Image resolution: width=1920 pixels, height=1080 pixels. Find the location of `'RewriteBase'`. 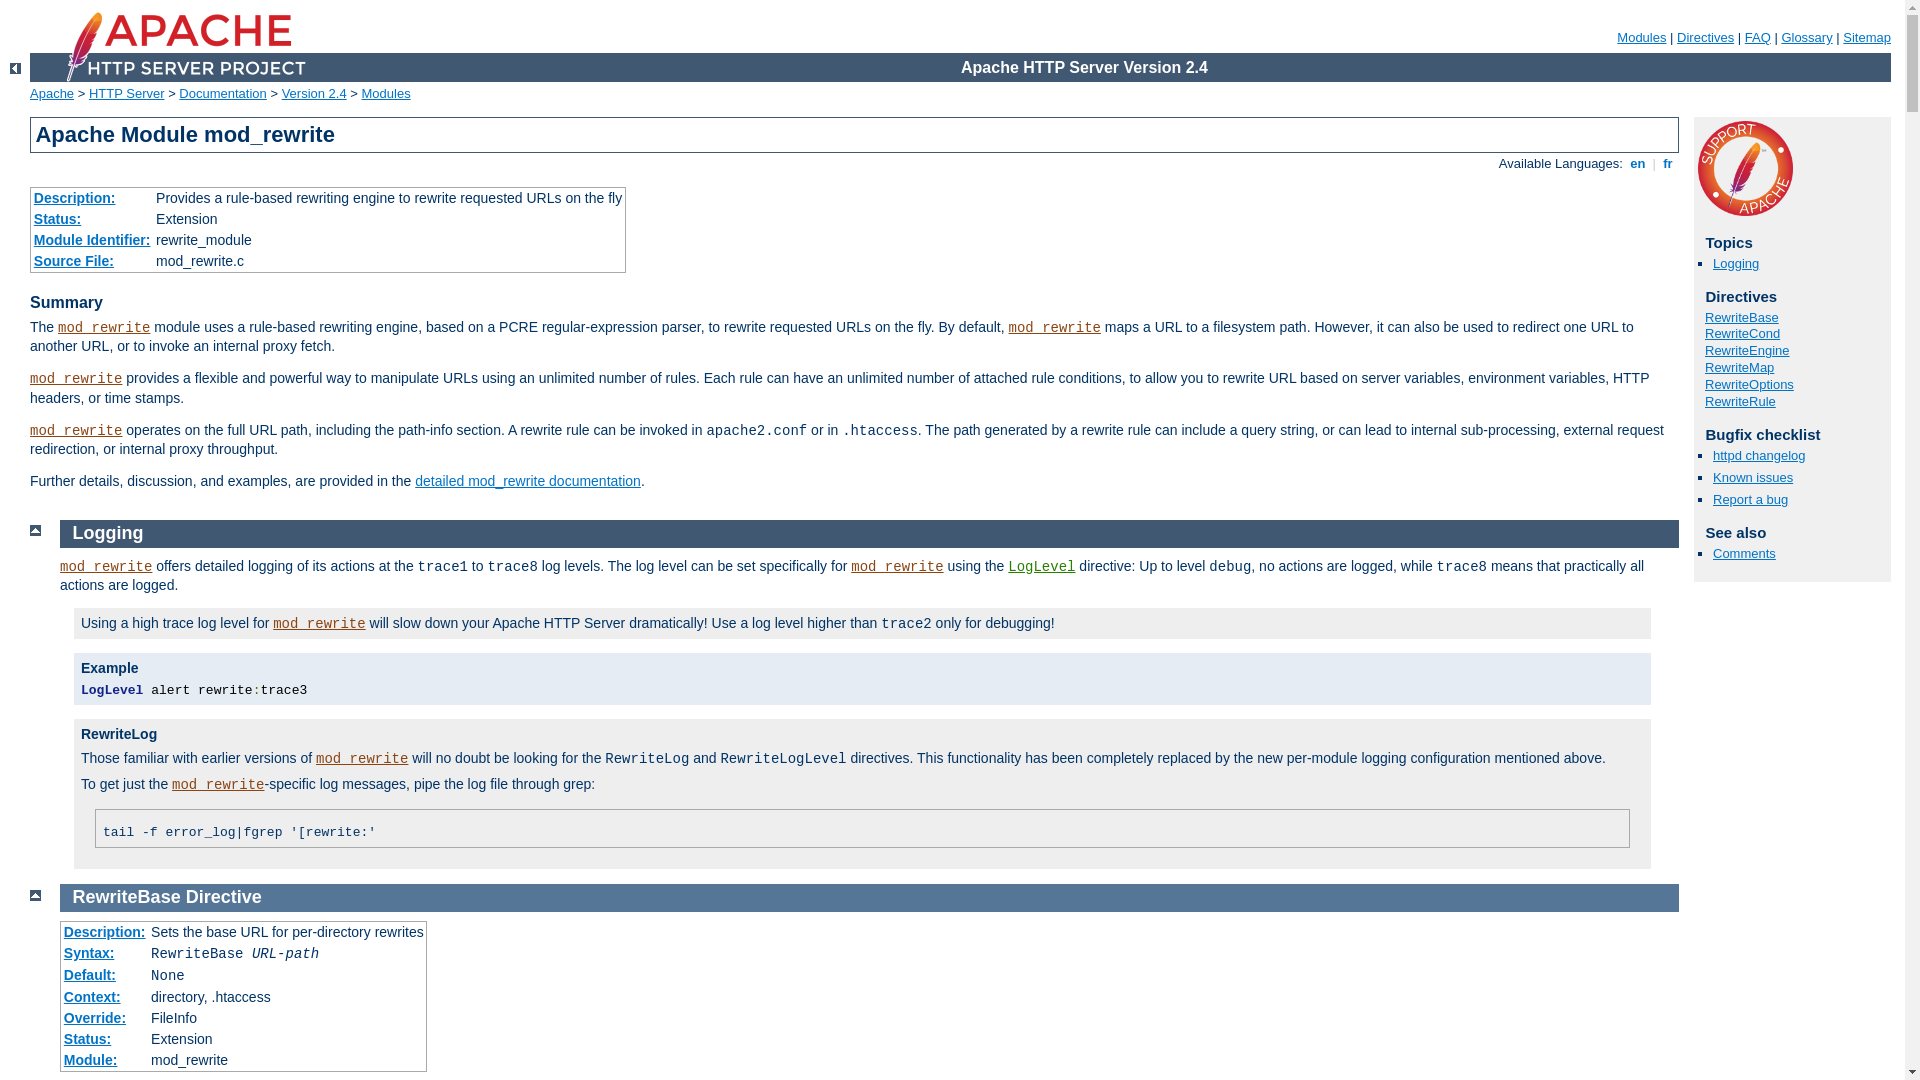

'RewriteBase' is located at coordinates (1703, 316).